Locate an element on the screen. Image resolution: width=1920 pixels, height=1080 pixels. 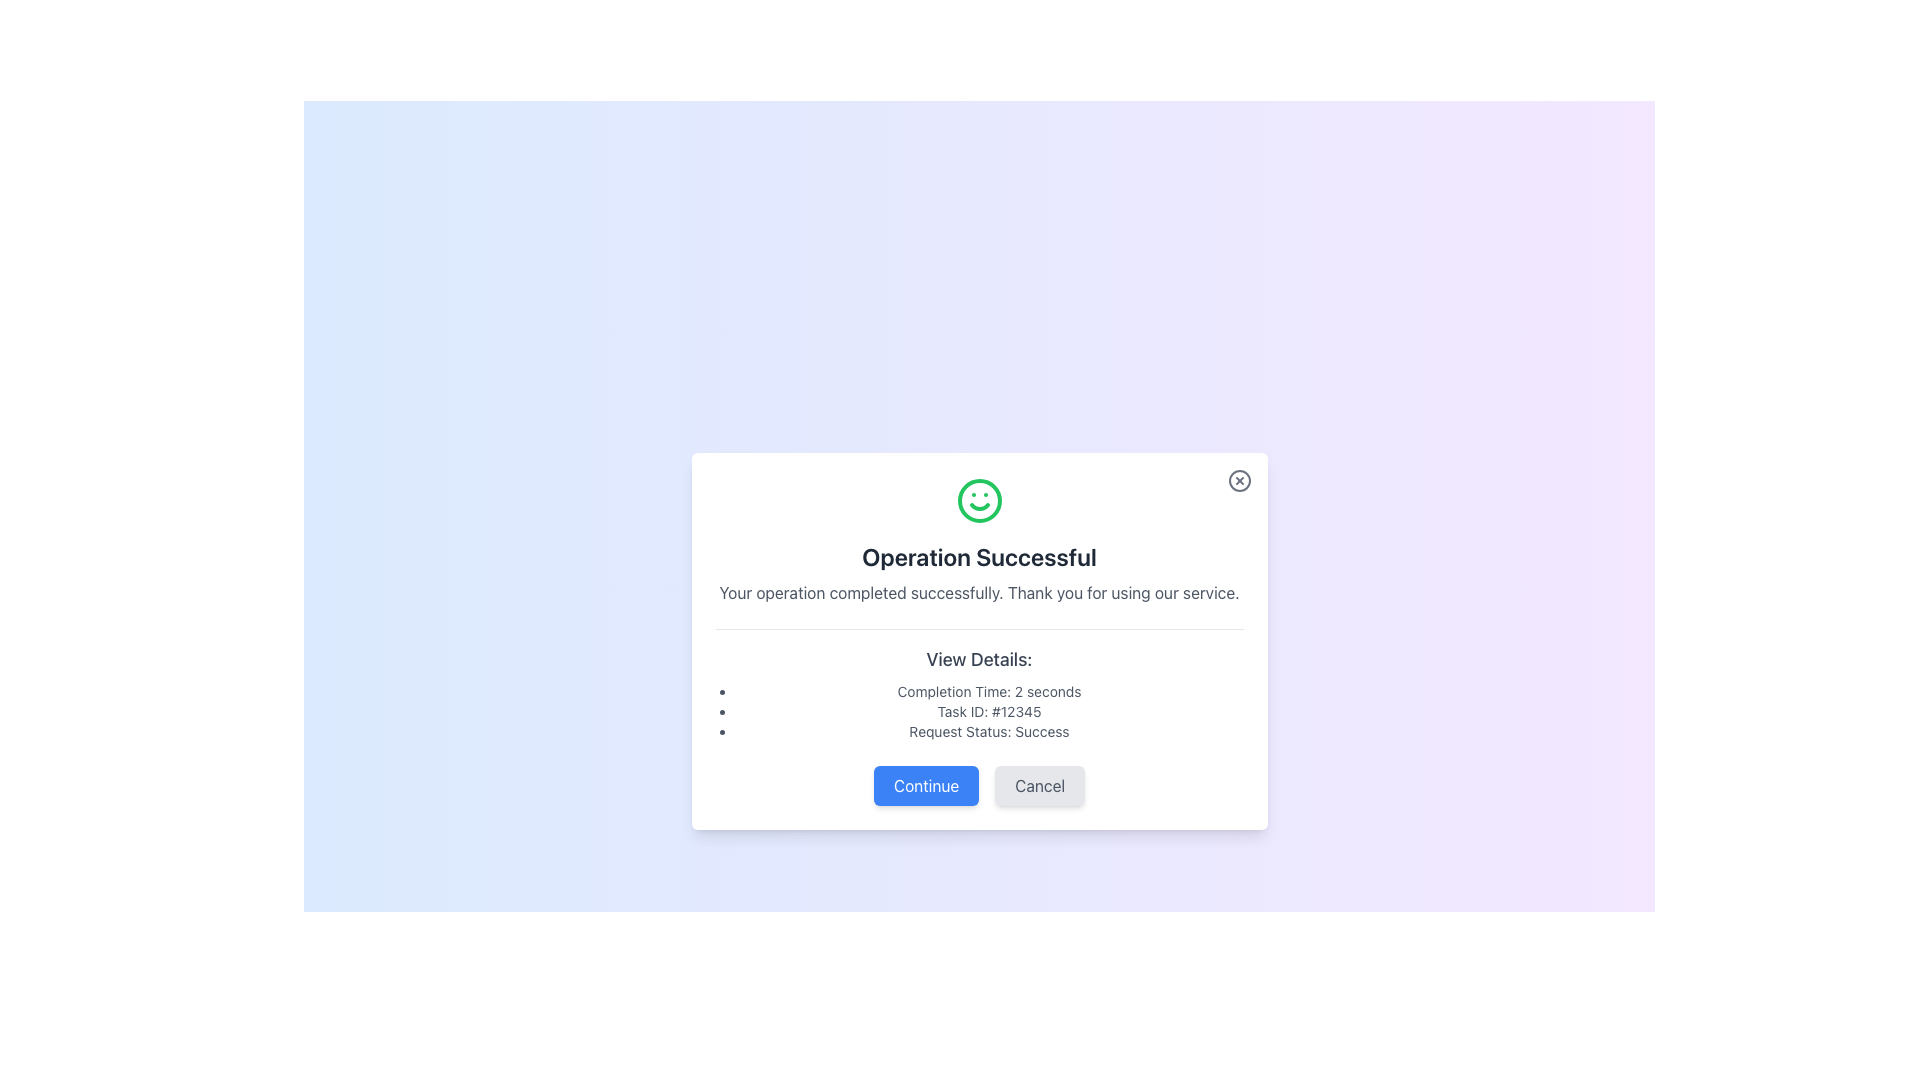
the curved line forming the lower part of the smiley face icon, which represents the mouth and is visually styled to match the surrounding elements is located at coordinates (979, 505).